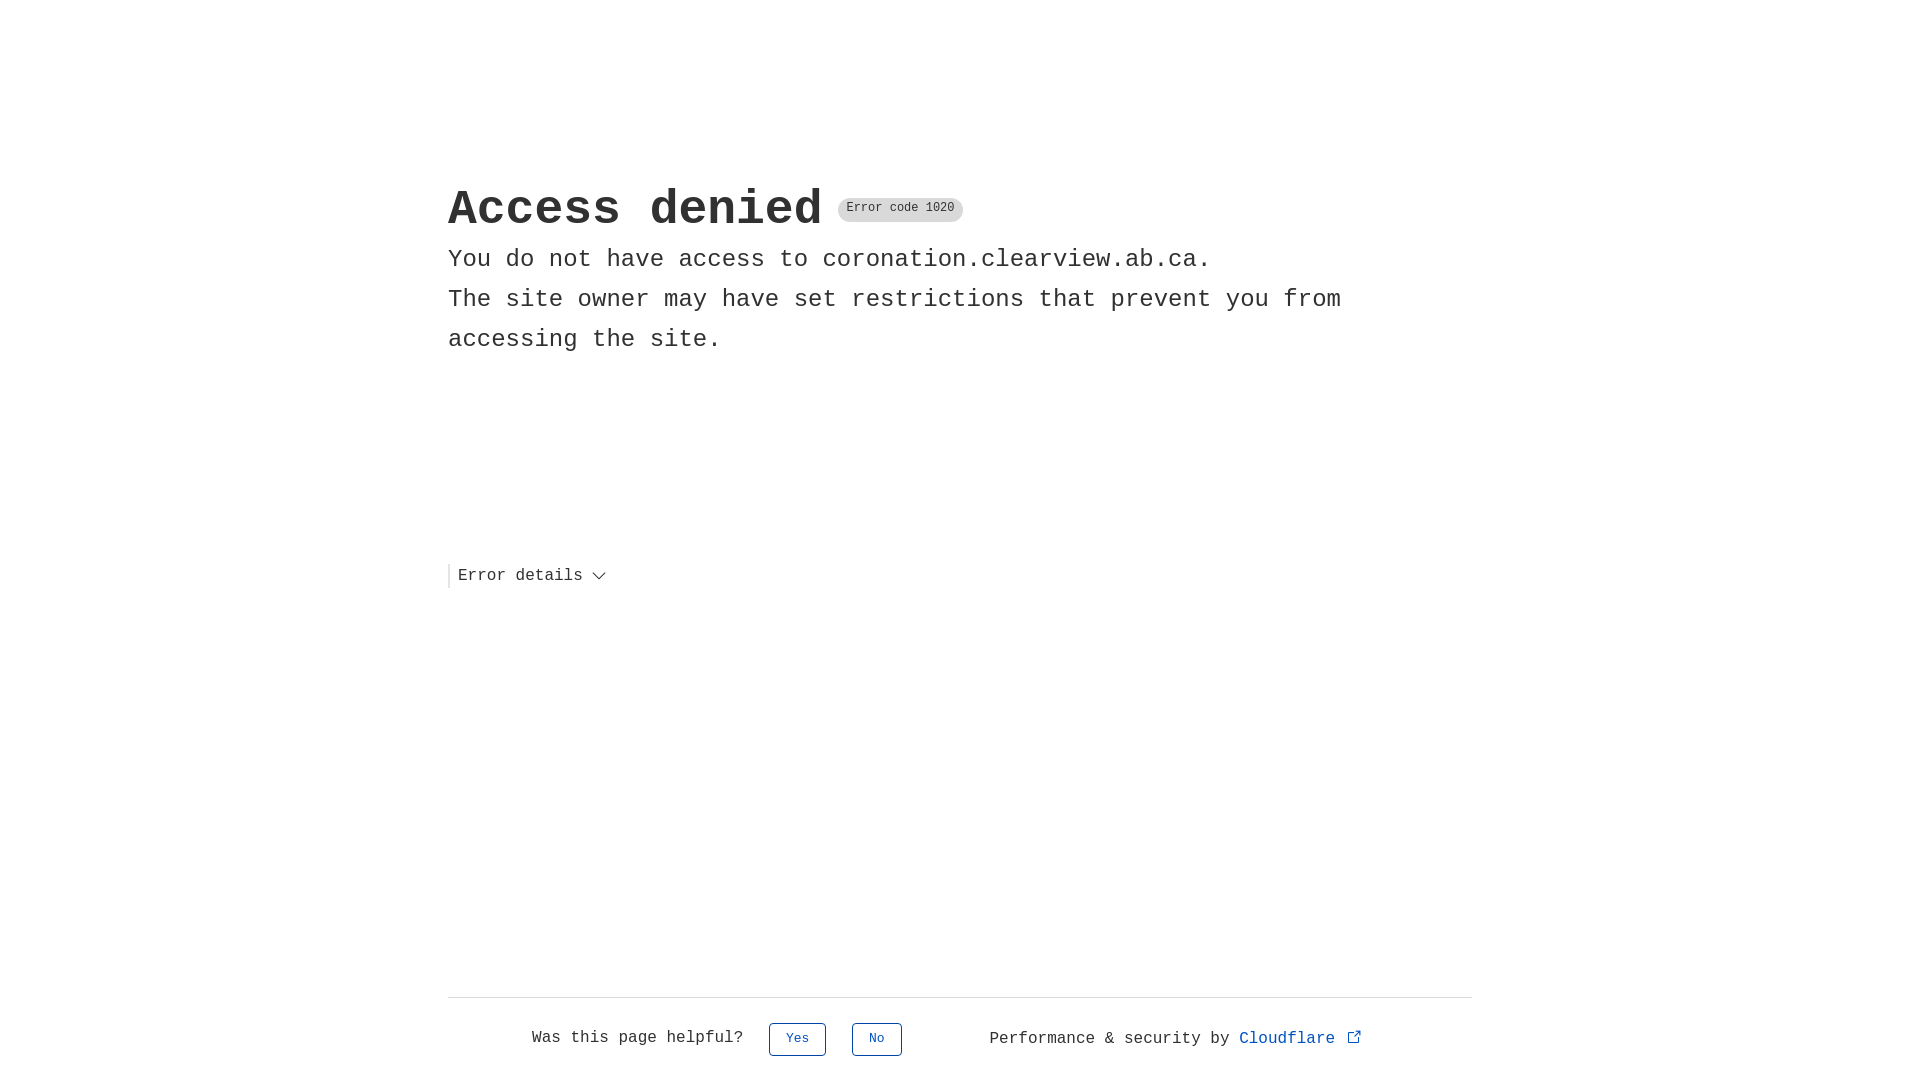 Image resolution: width=1920 pixels, height=1080 pixels. What do you see at coordinates (1348, 1035) in the screenshot?
I see `'Opens in new tab'` at bounding box center [1348, 1035].